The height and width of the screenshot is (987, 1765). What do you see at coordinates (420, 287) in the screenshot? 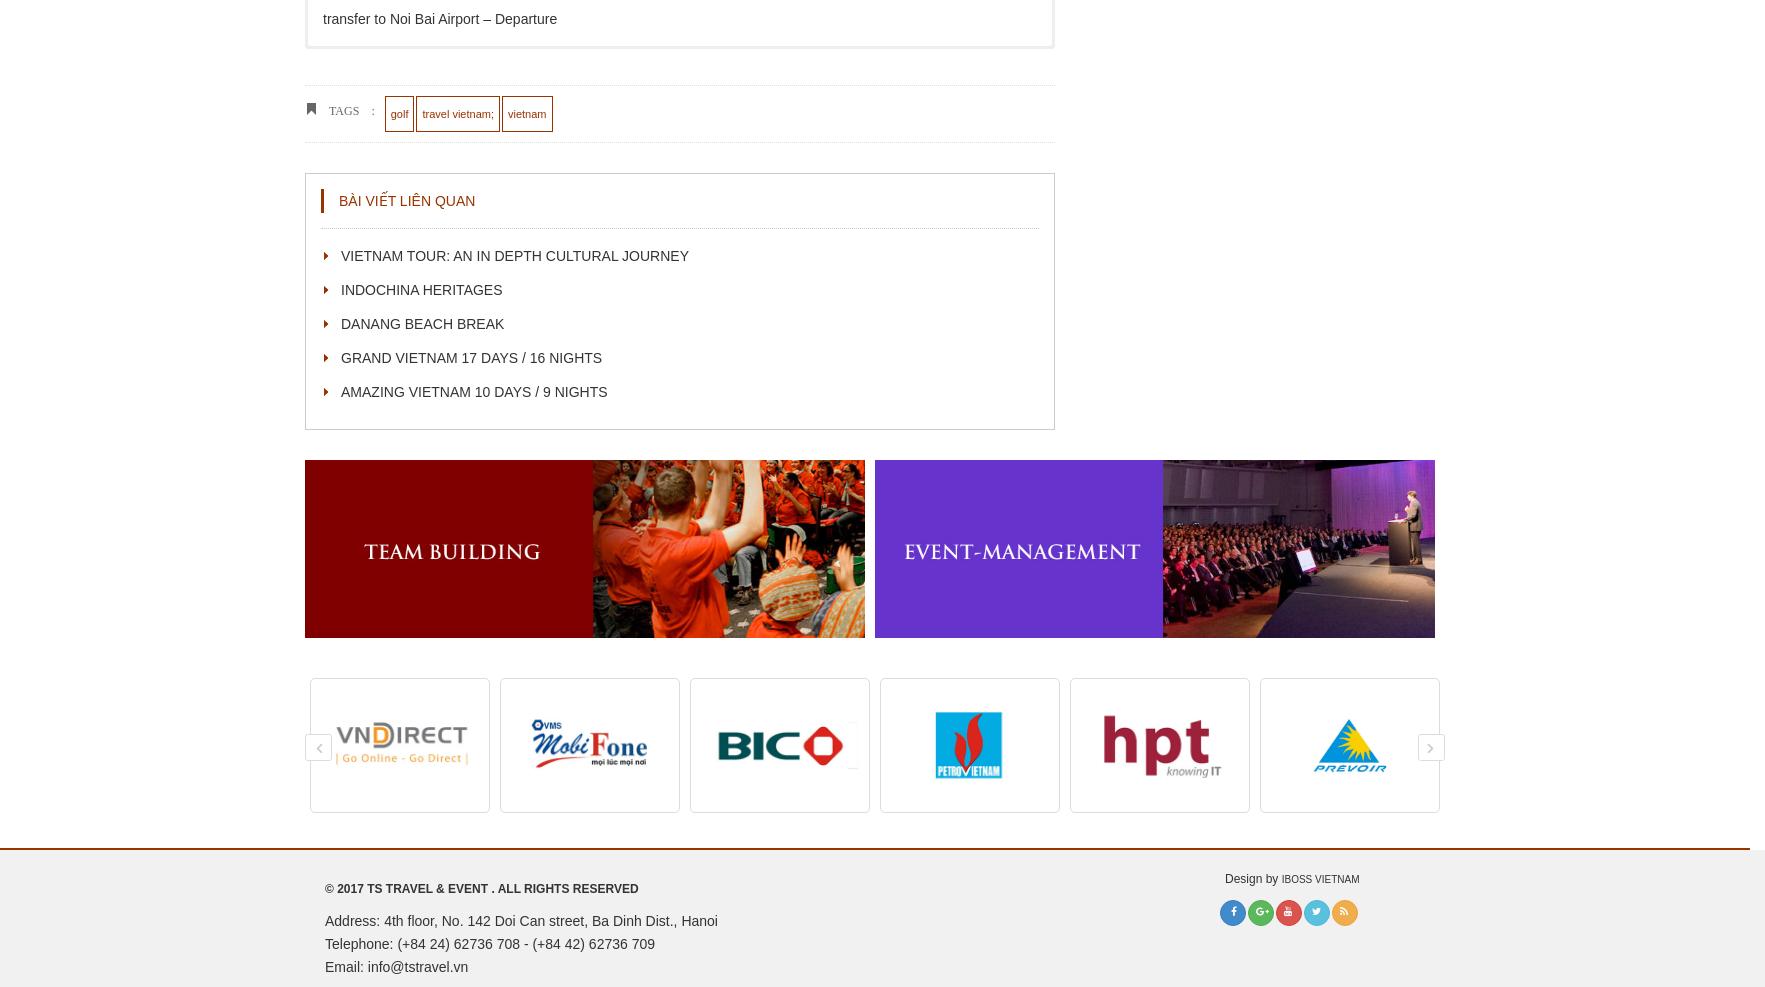
I see `'INDOCHINA HERITAGES'` at bounding box center [420, 287].